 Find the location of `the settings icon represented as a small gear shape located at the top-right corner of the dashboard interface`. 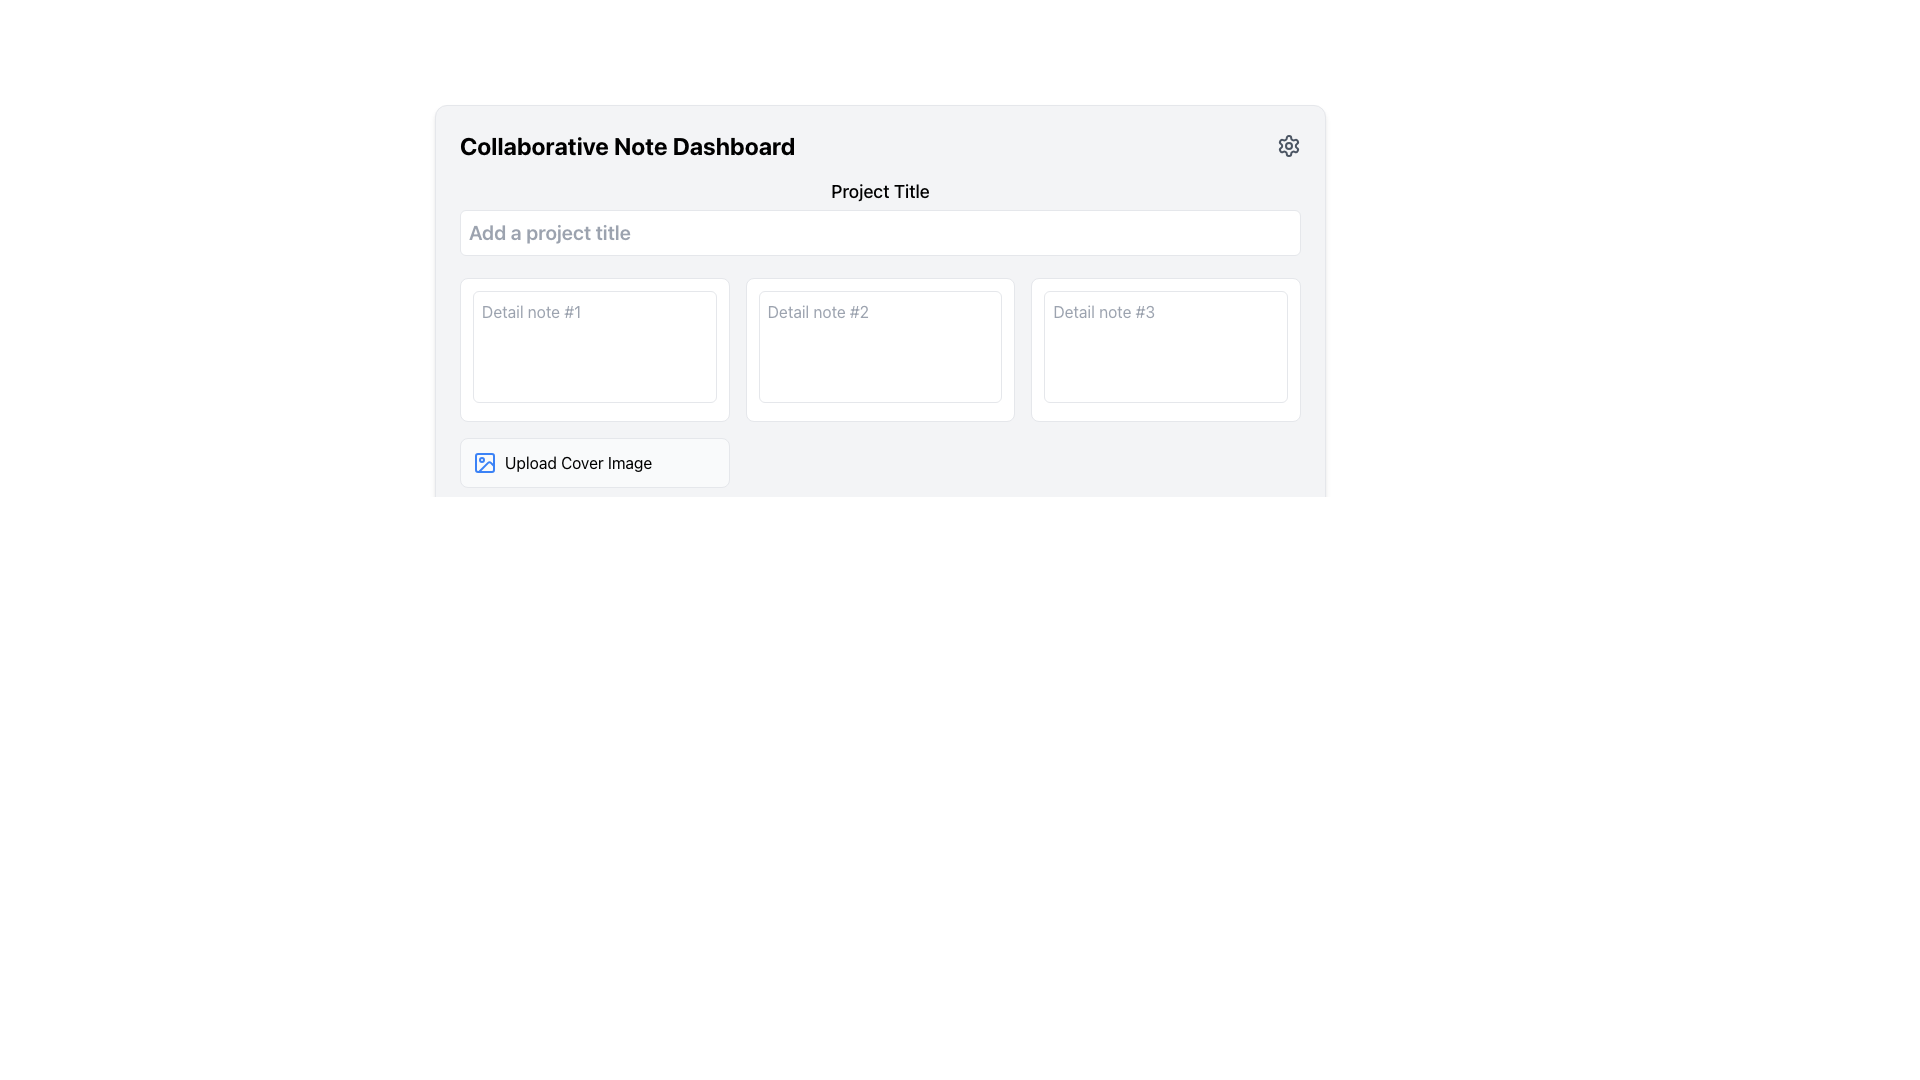

the settings icon represented as a small gear shape located at the top-right corner of the dashboard interface is located at coordinates (1289, 145).